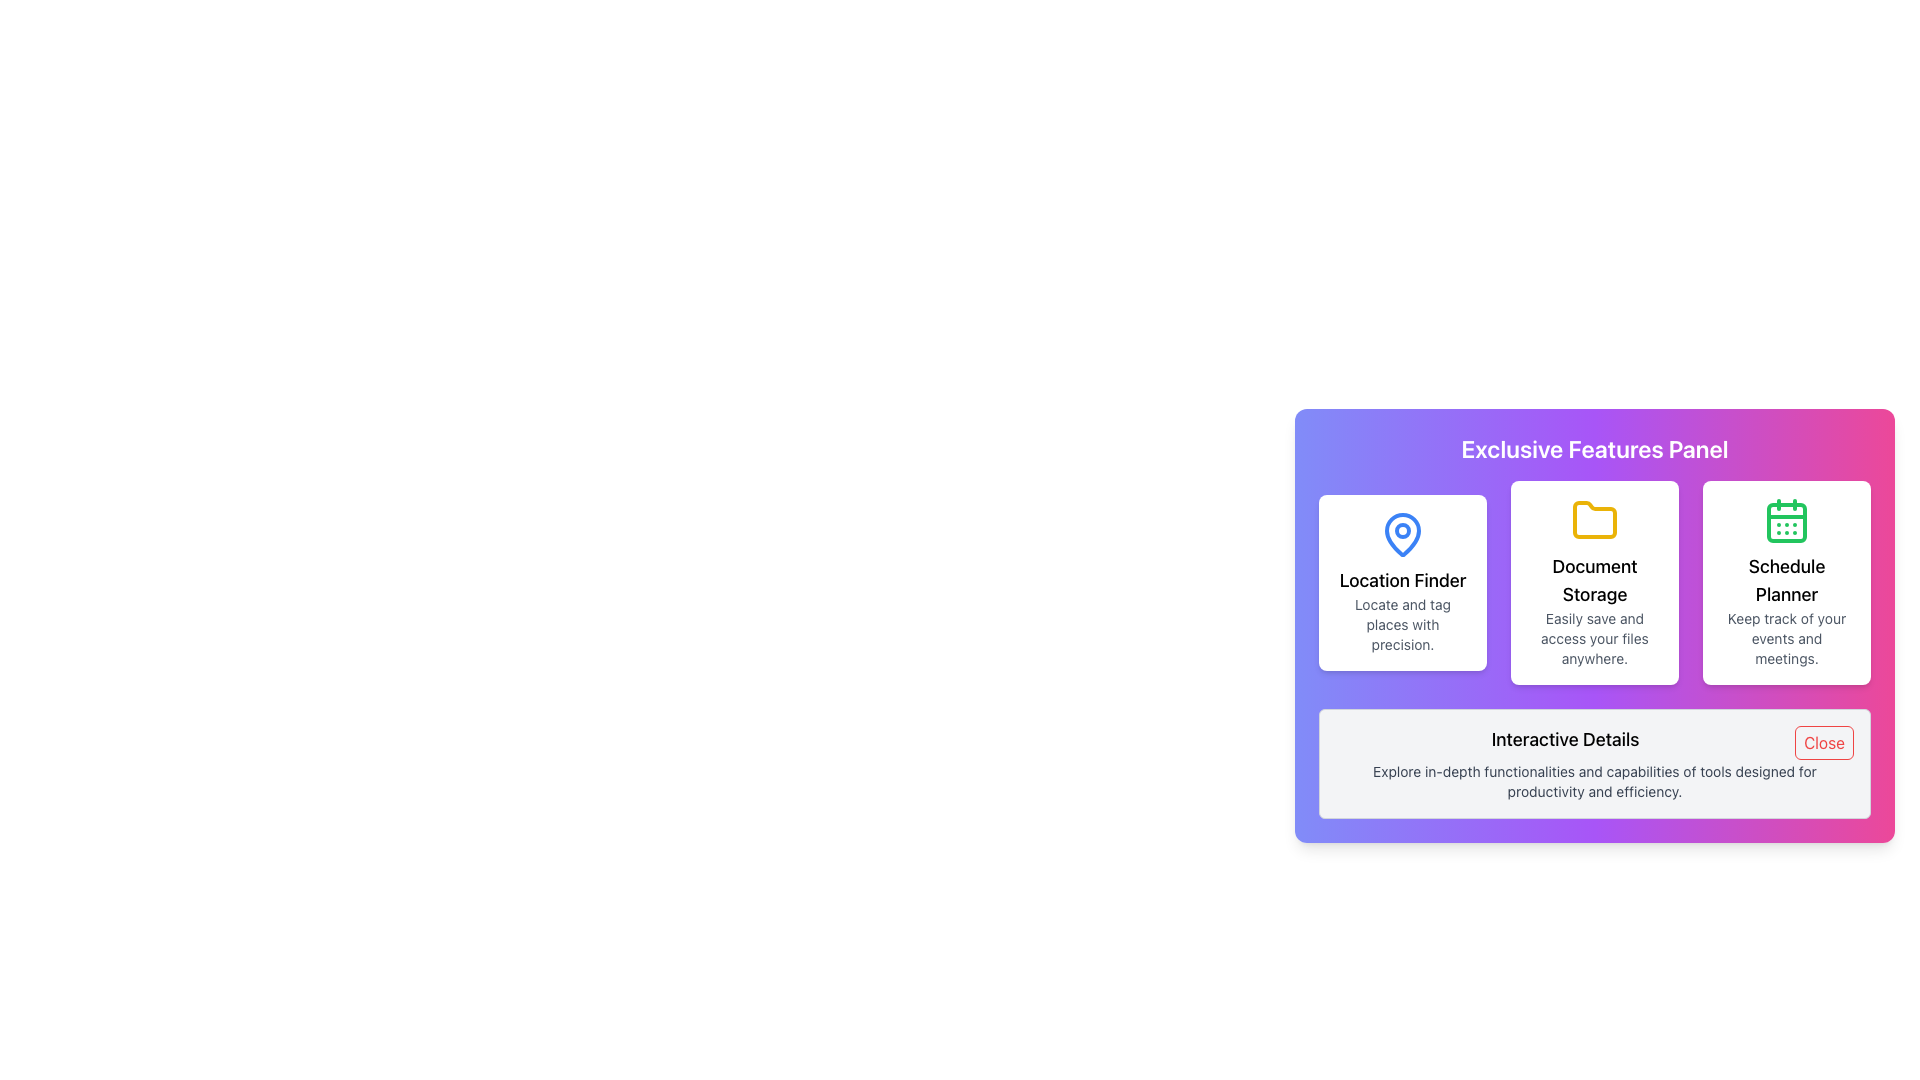 Image resolution: width=1920 pixels, height=1080 pixels. I want to click on the first card in the horizontal series of three cards for the 'Location Finder' feature, which is positioned on the leftmost side, so click(1401, 582).